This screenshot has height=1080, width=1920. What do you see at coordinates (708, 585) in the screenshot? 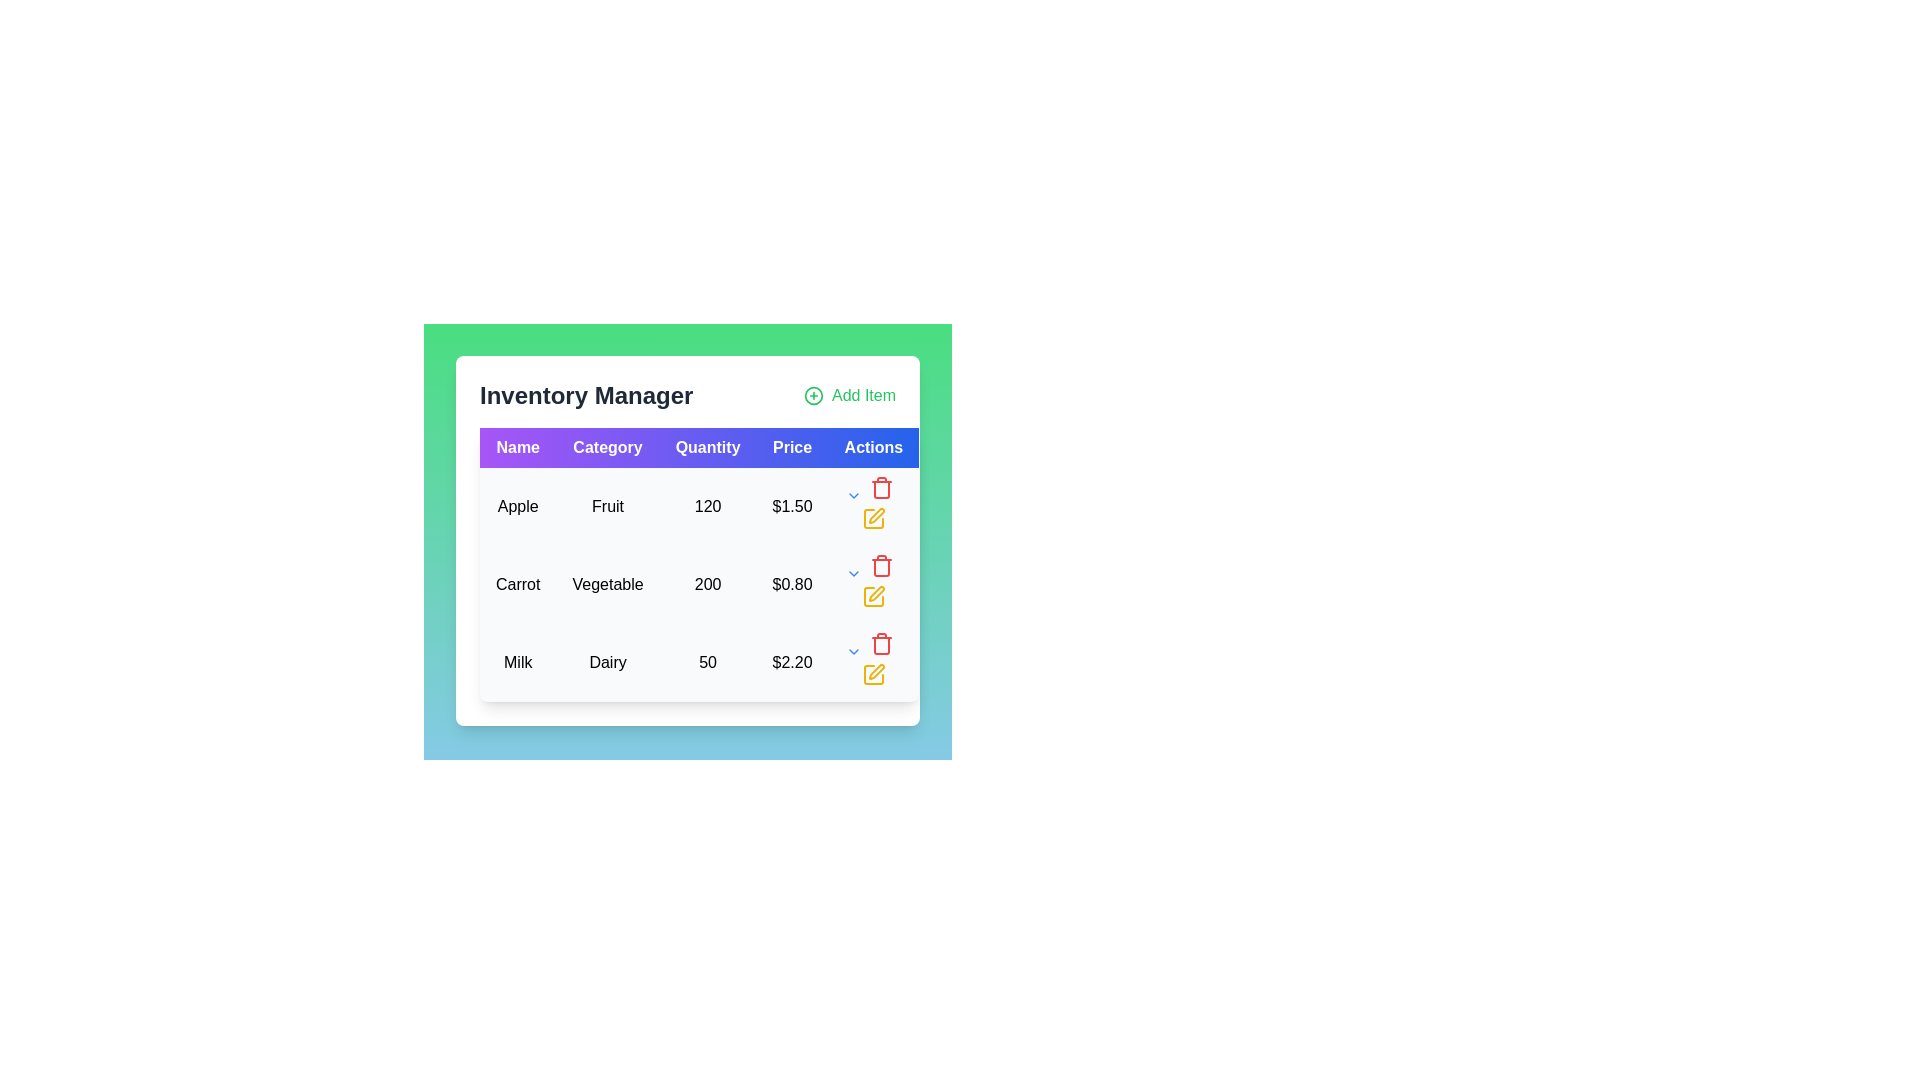
I see `text label displaying '200' in the third column of the second row under the header 'Inventory Manager'` at bounding box center [708, 585].